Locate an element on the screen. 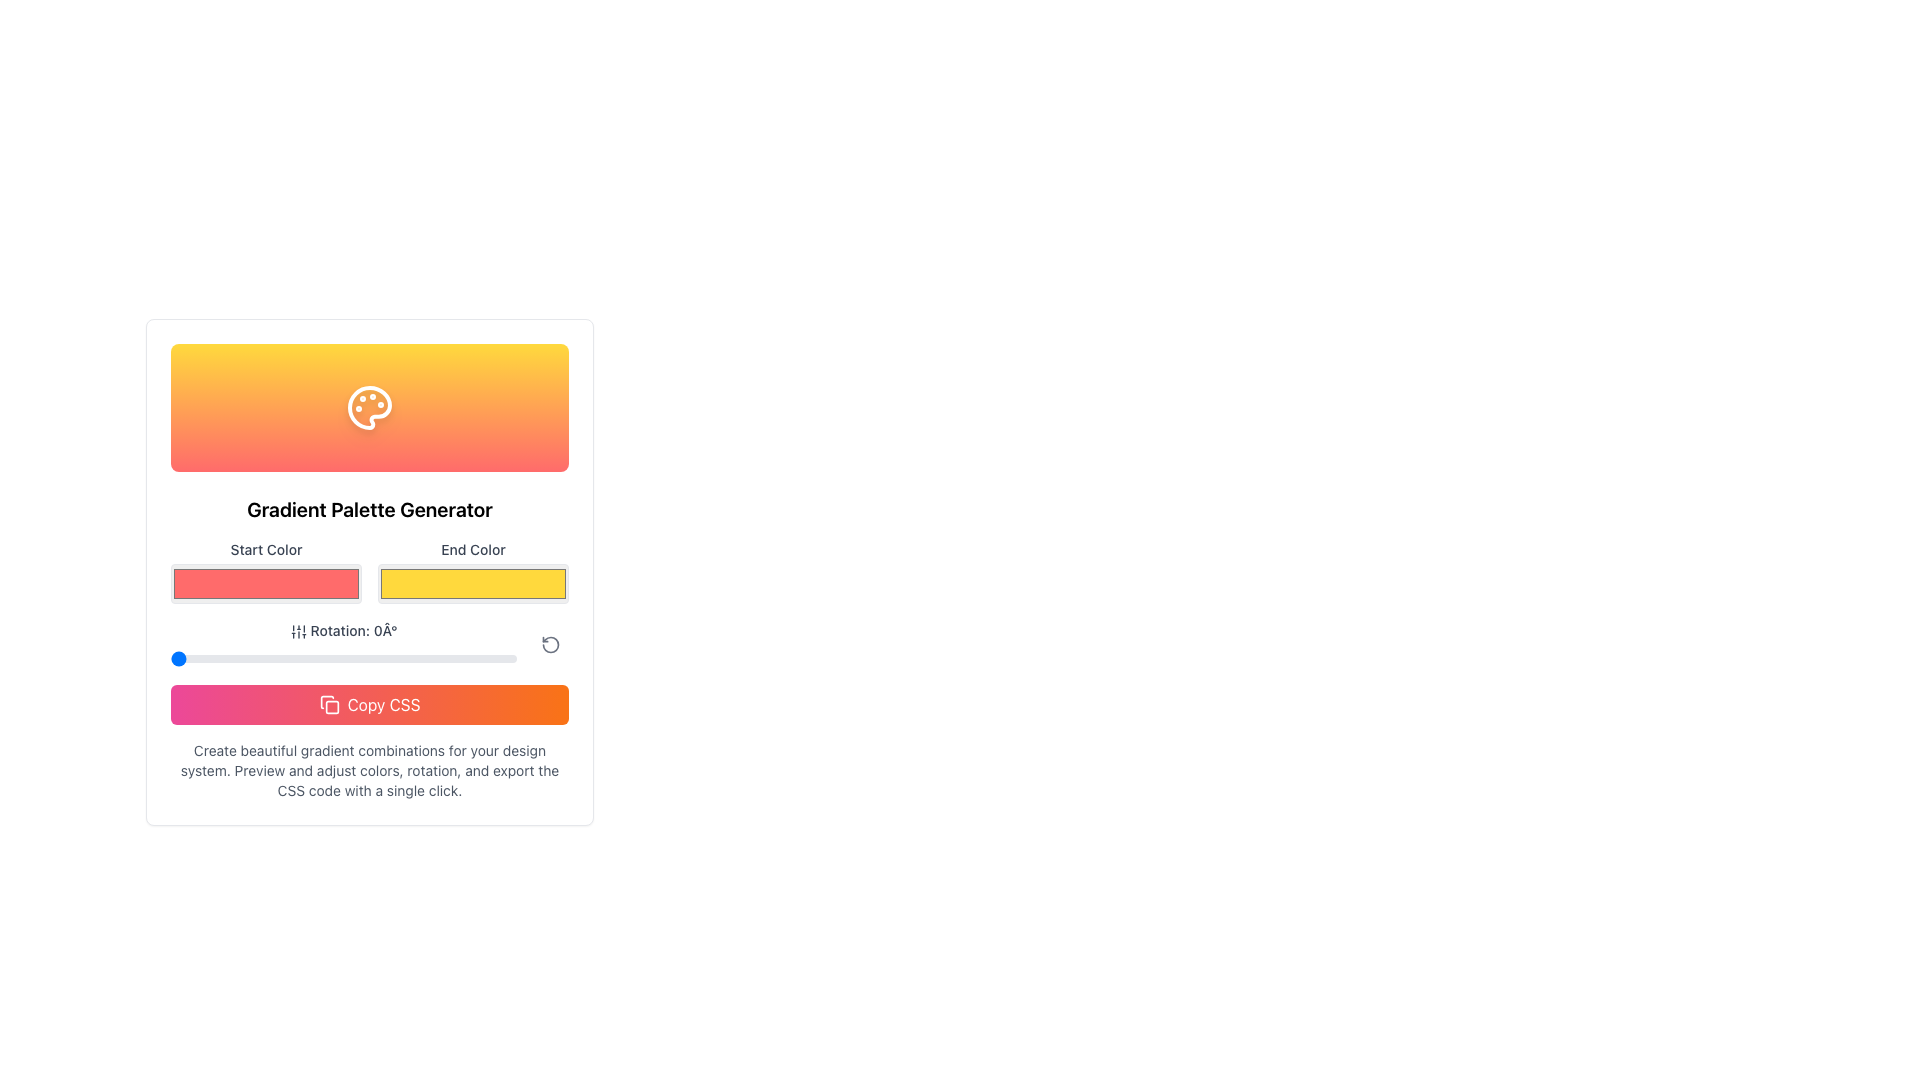 The image size is (1920, 1080). the Color Picker Input Box with a yellow background located below the 'End Color' label is located at coordinates (472, 572).